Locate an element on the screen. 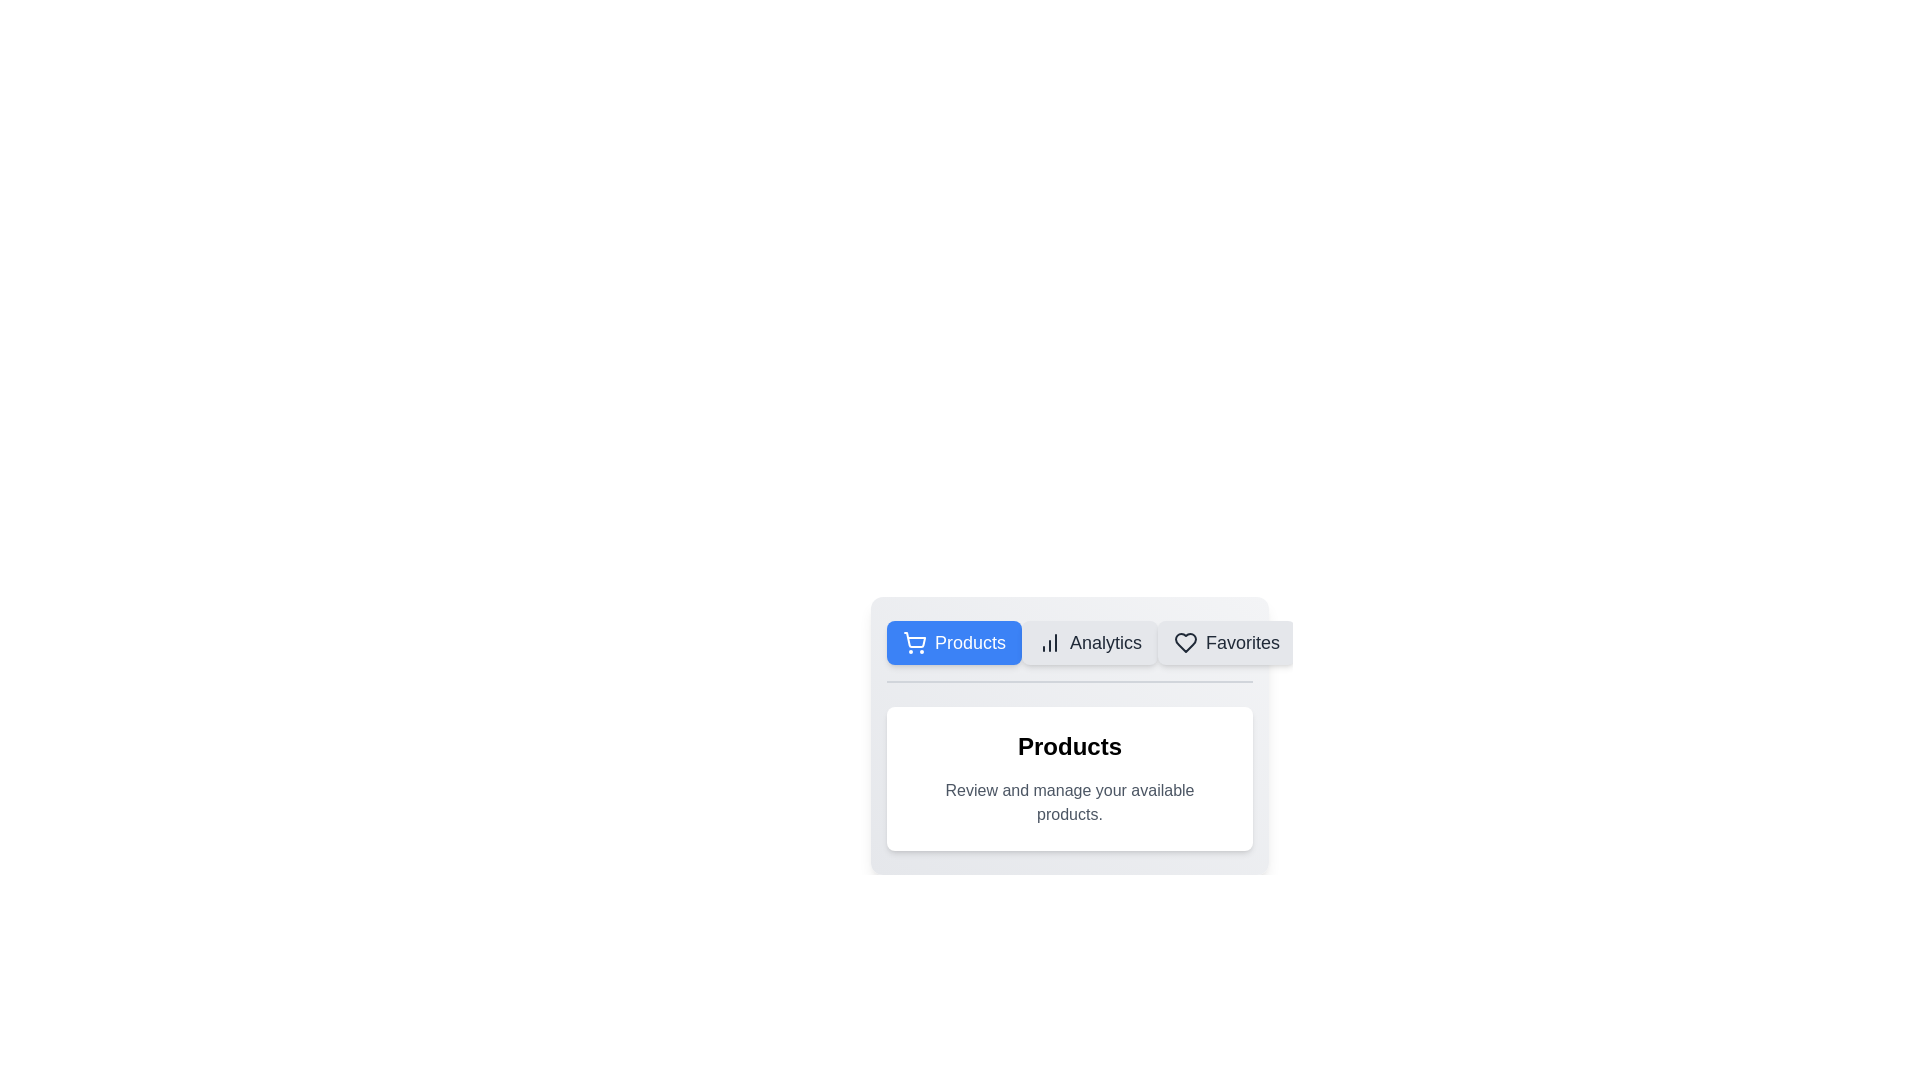 The width and height of the screenshot is (1920, 1080). the 'Analytics' tab icon, which is located to the left of the 'Analytics' label in the horizontal navigation menu is located at coordinates (1049, 643).